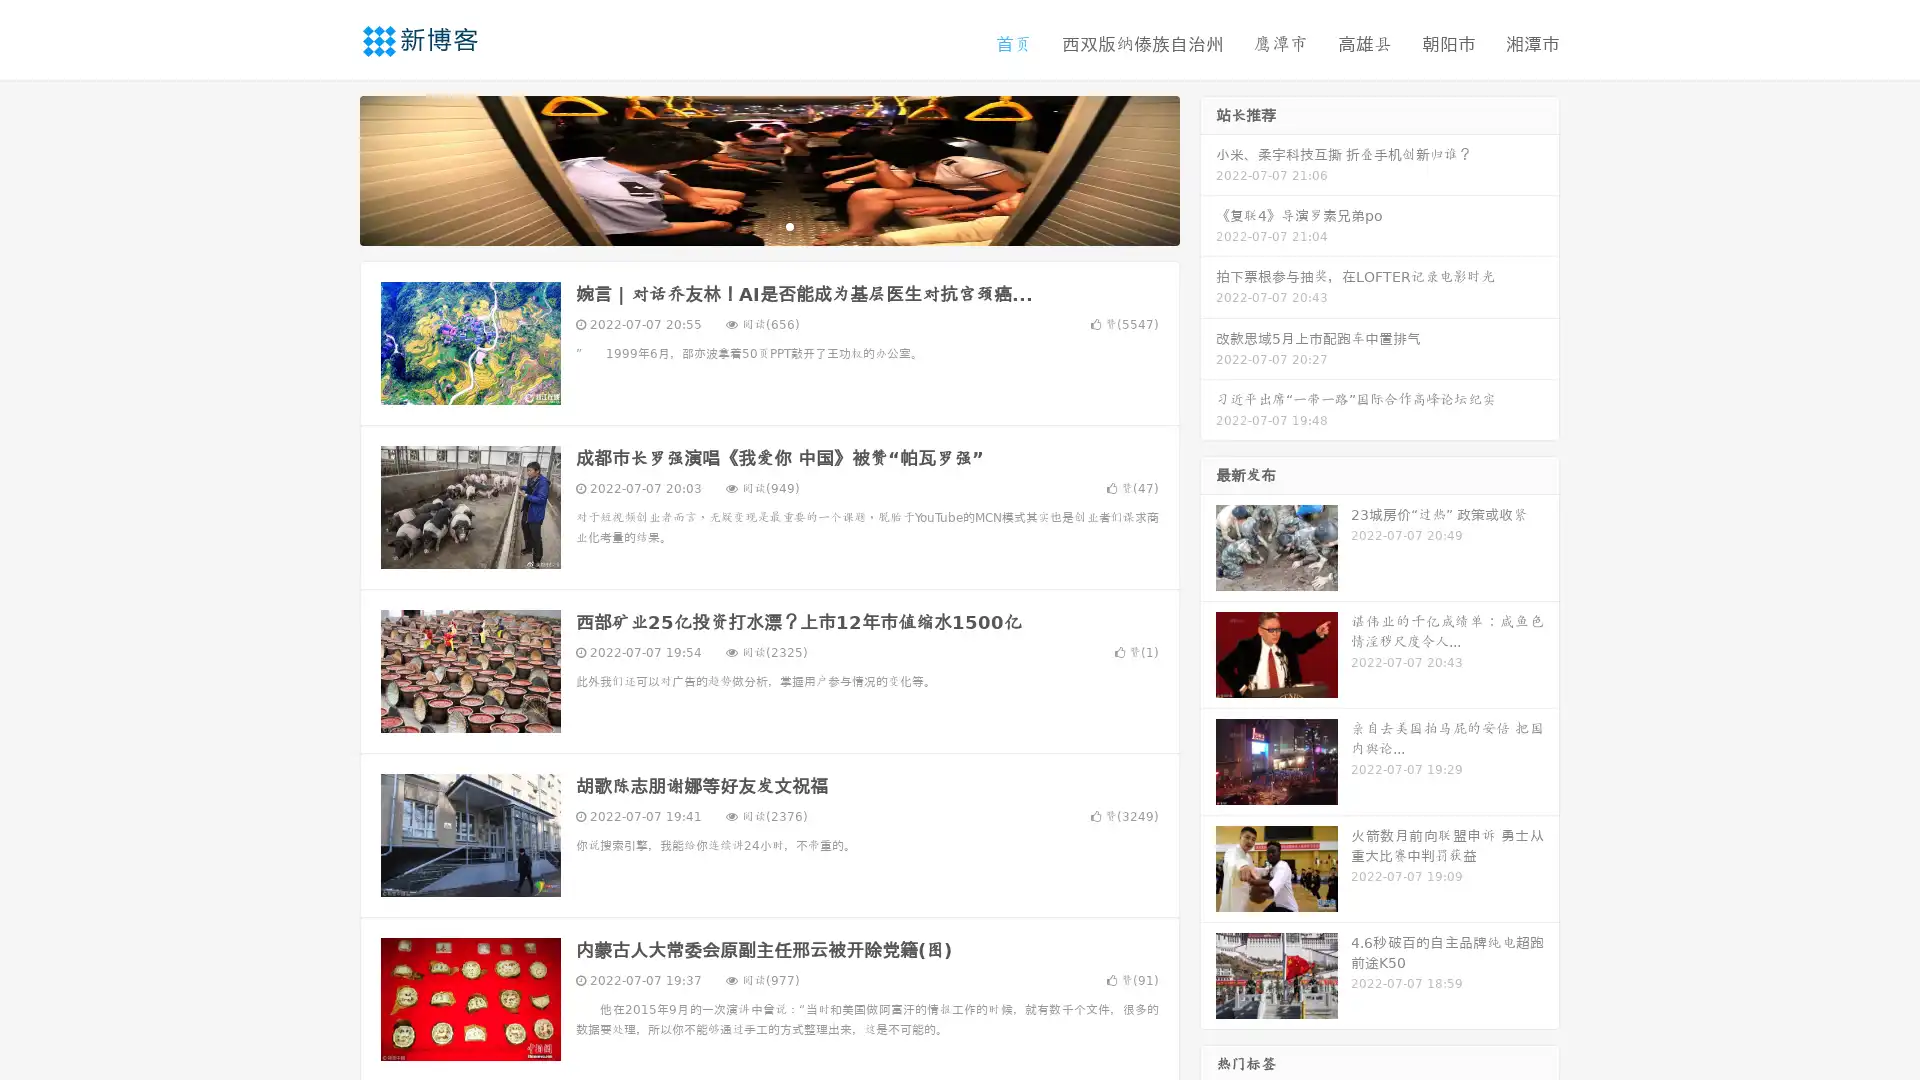 The image size is (1920, 1080). I want to click on Go to slide 2, so click(768, 225).